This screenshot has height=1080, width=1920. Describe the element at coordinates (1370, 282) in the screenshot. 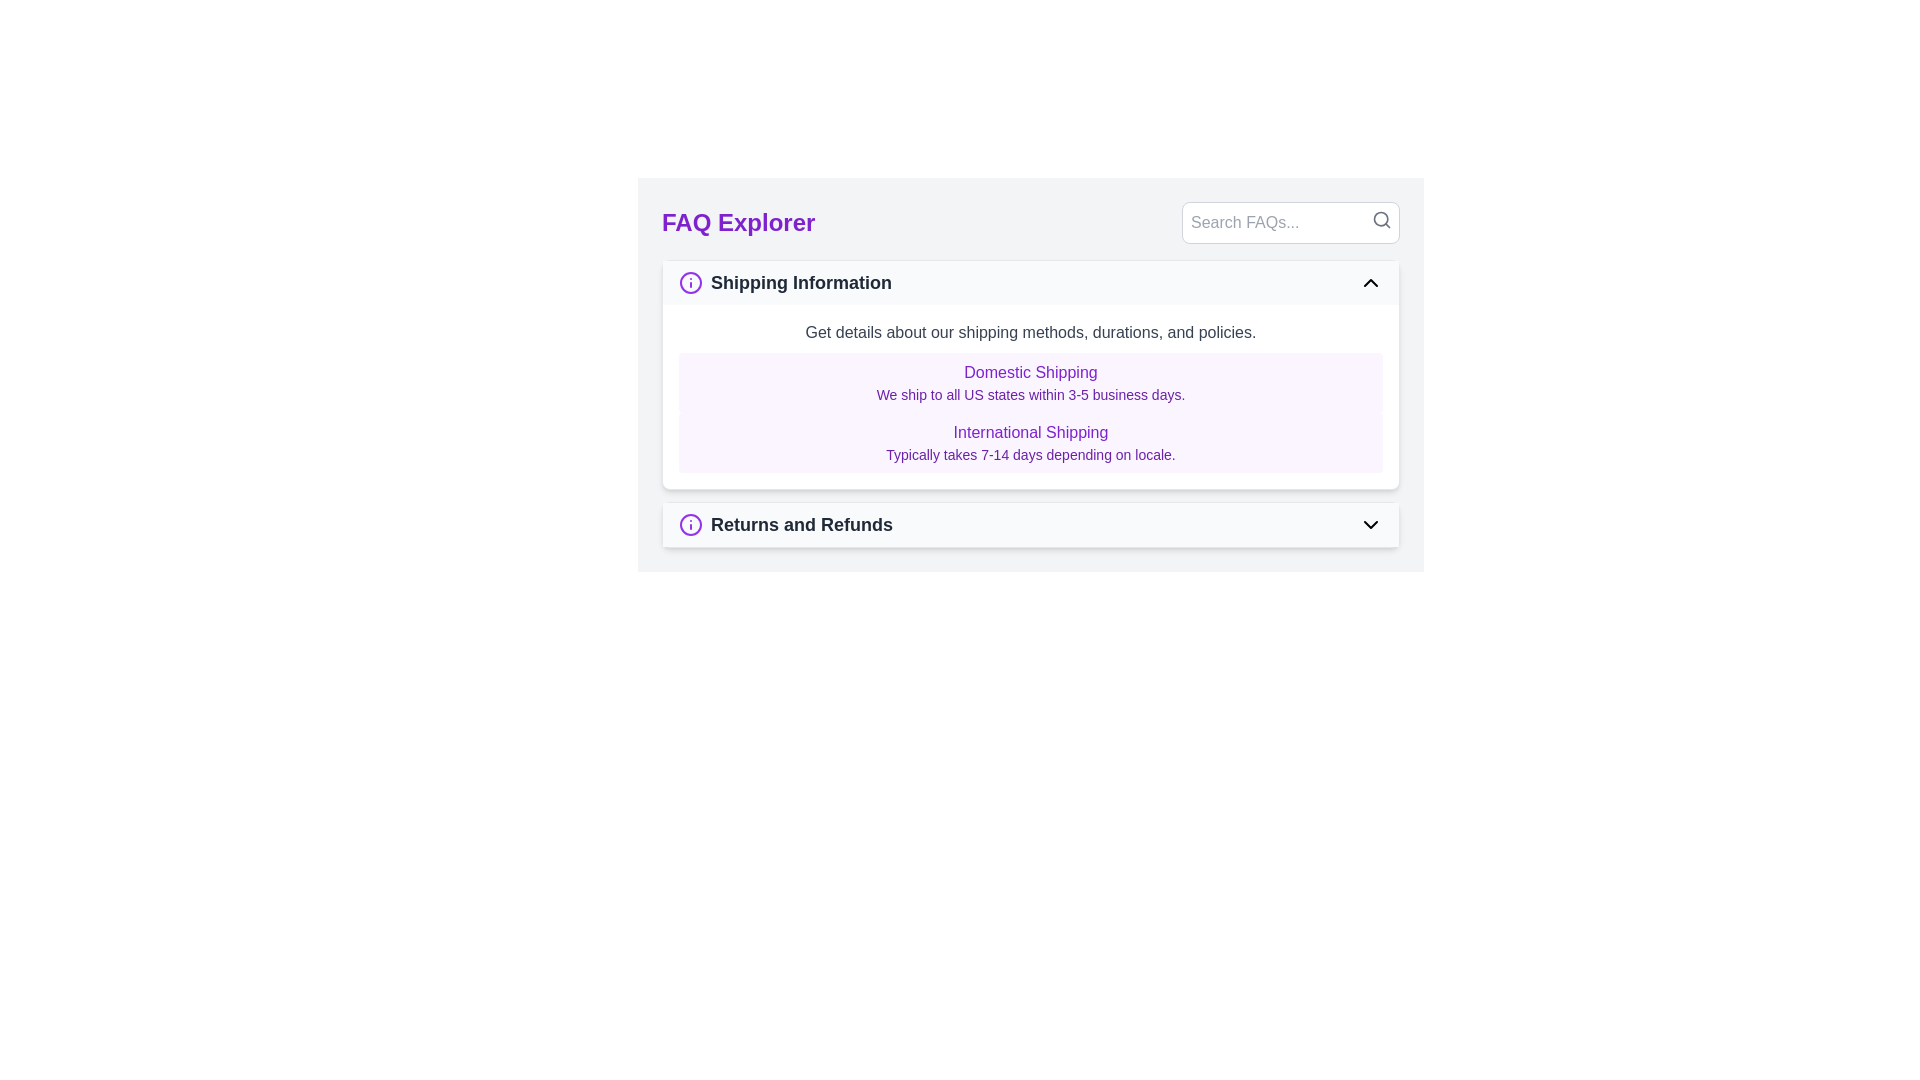

I see `the Chevron toggle icon located in the top-right corner of the 'Shipping Information' header section` at that location.